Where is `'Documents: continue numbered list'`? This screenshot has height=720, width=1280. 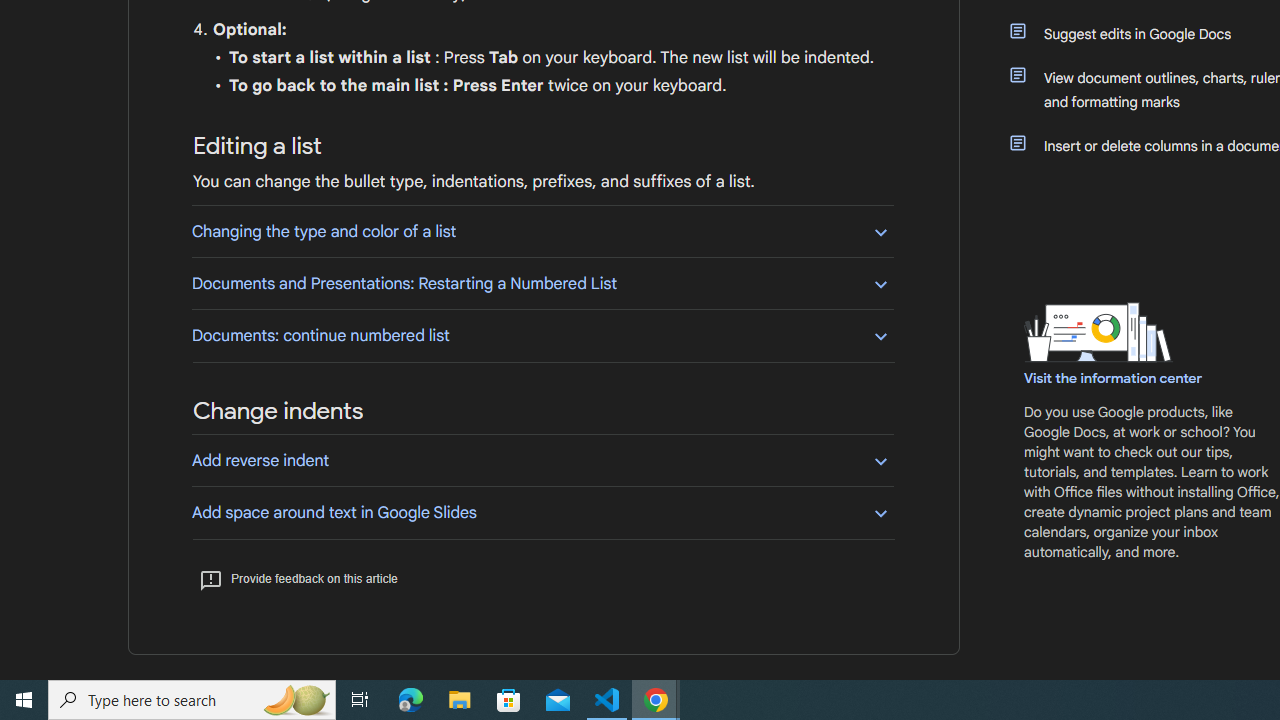
'Documents: continue numbered list' is located at coordinates (542, 334).